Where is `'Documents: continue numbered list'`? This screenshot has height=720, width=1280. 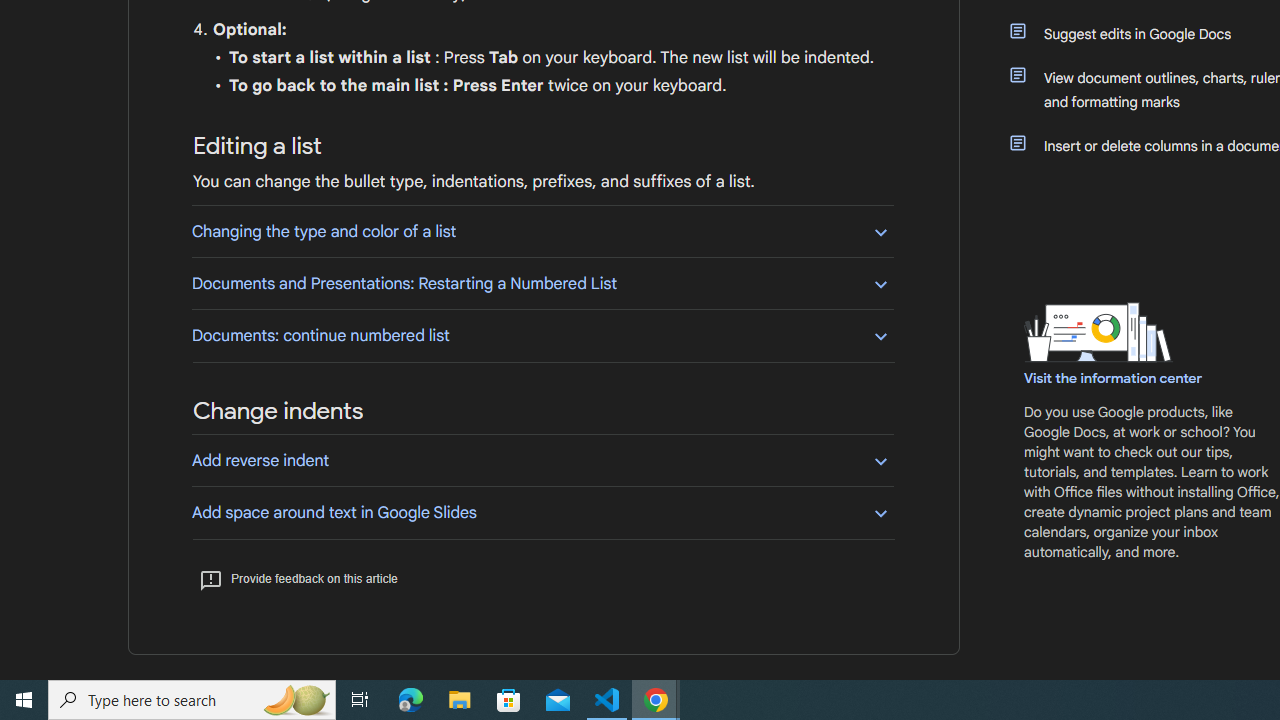
'Documents: continue numbered list' is located at coordinates (542, 334).